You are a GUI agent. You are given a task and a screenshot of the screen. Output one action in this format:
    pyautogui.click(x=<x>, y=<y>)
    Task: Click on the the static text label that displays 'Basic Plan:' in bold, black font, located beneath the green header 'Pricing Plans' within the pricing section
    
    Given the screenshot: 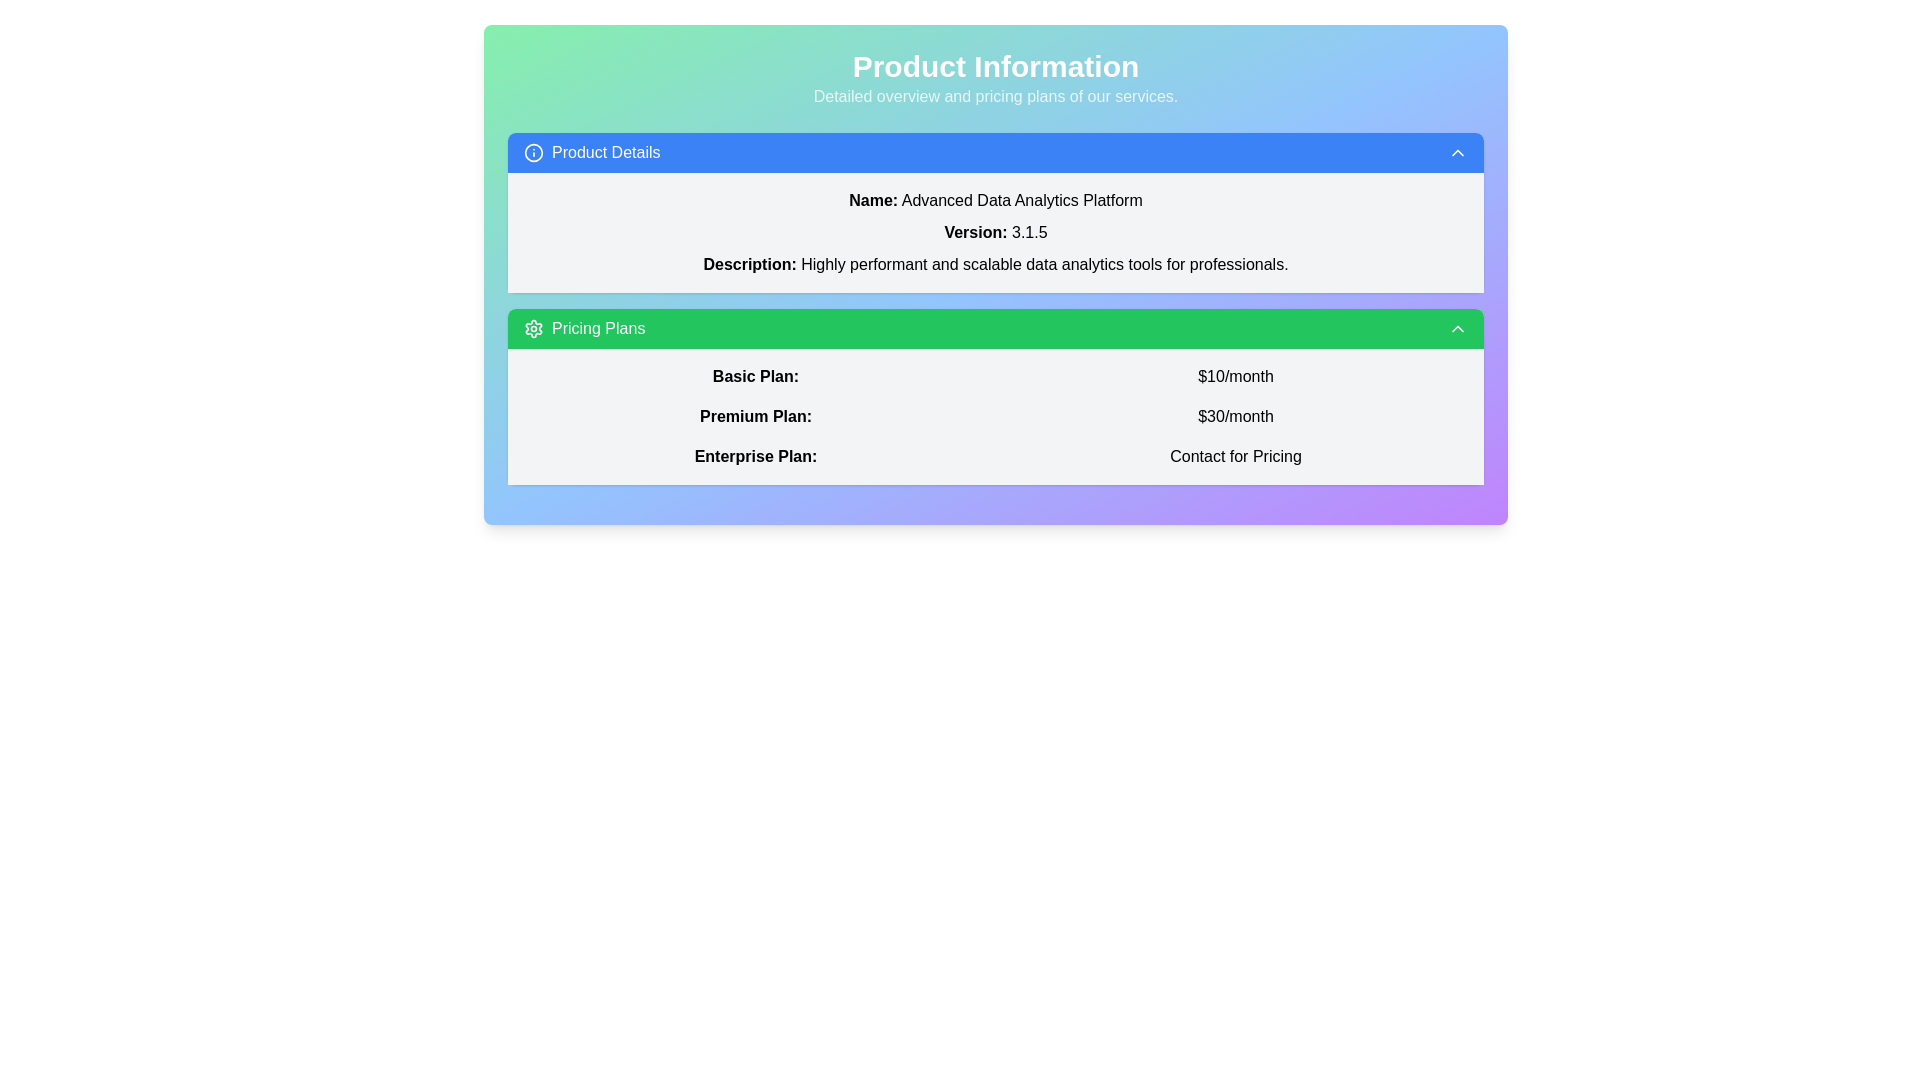 What is the action you would take?
    pyautogui.click(x=754, y=377)
    